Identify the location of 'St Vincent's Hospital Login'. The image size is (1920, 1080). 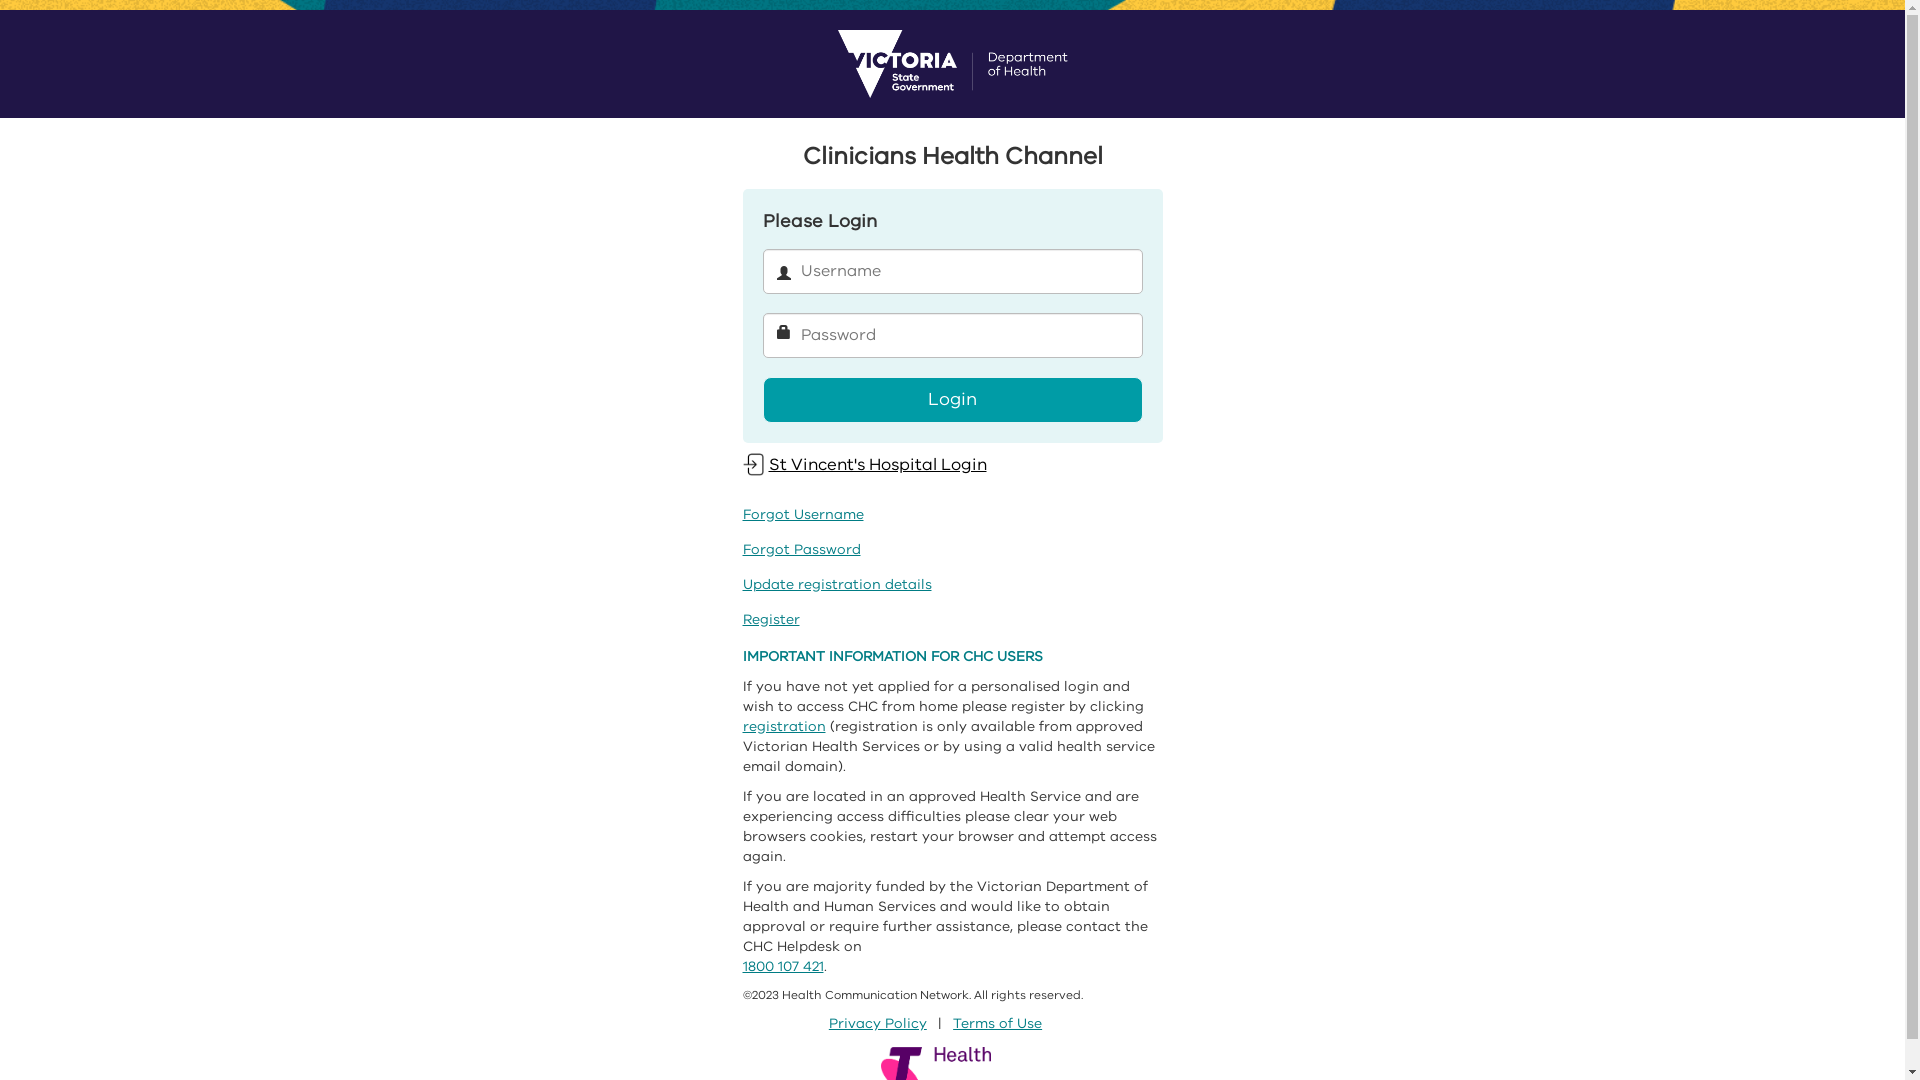
(864, 464).